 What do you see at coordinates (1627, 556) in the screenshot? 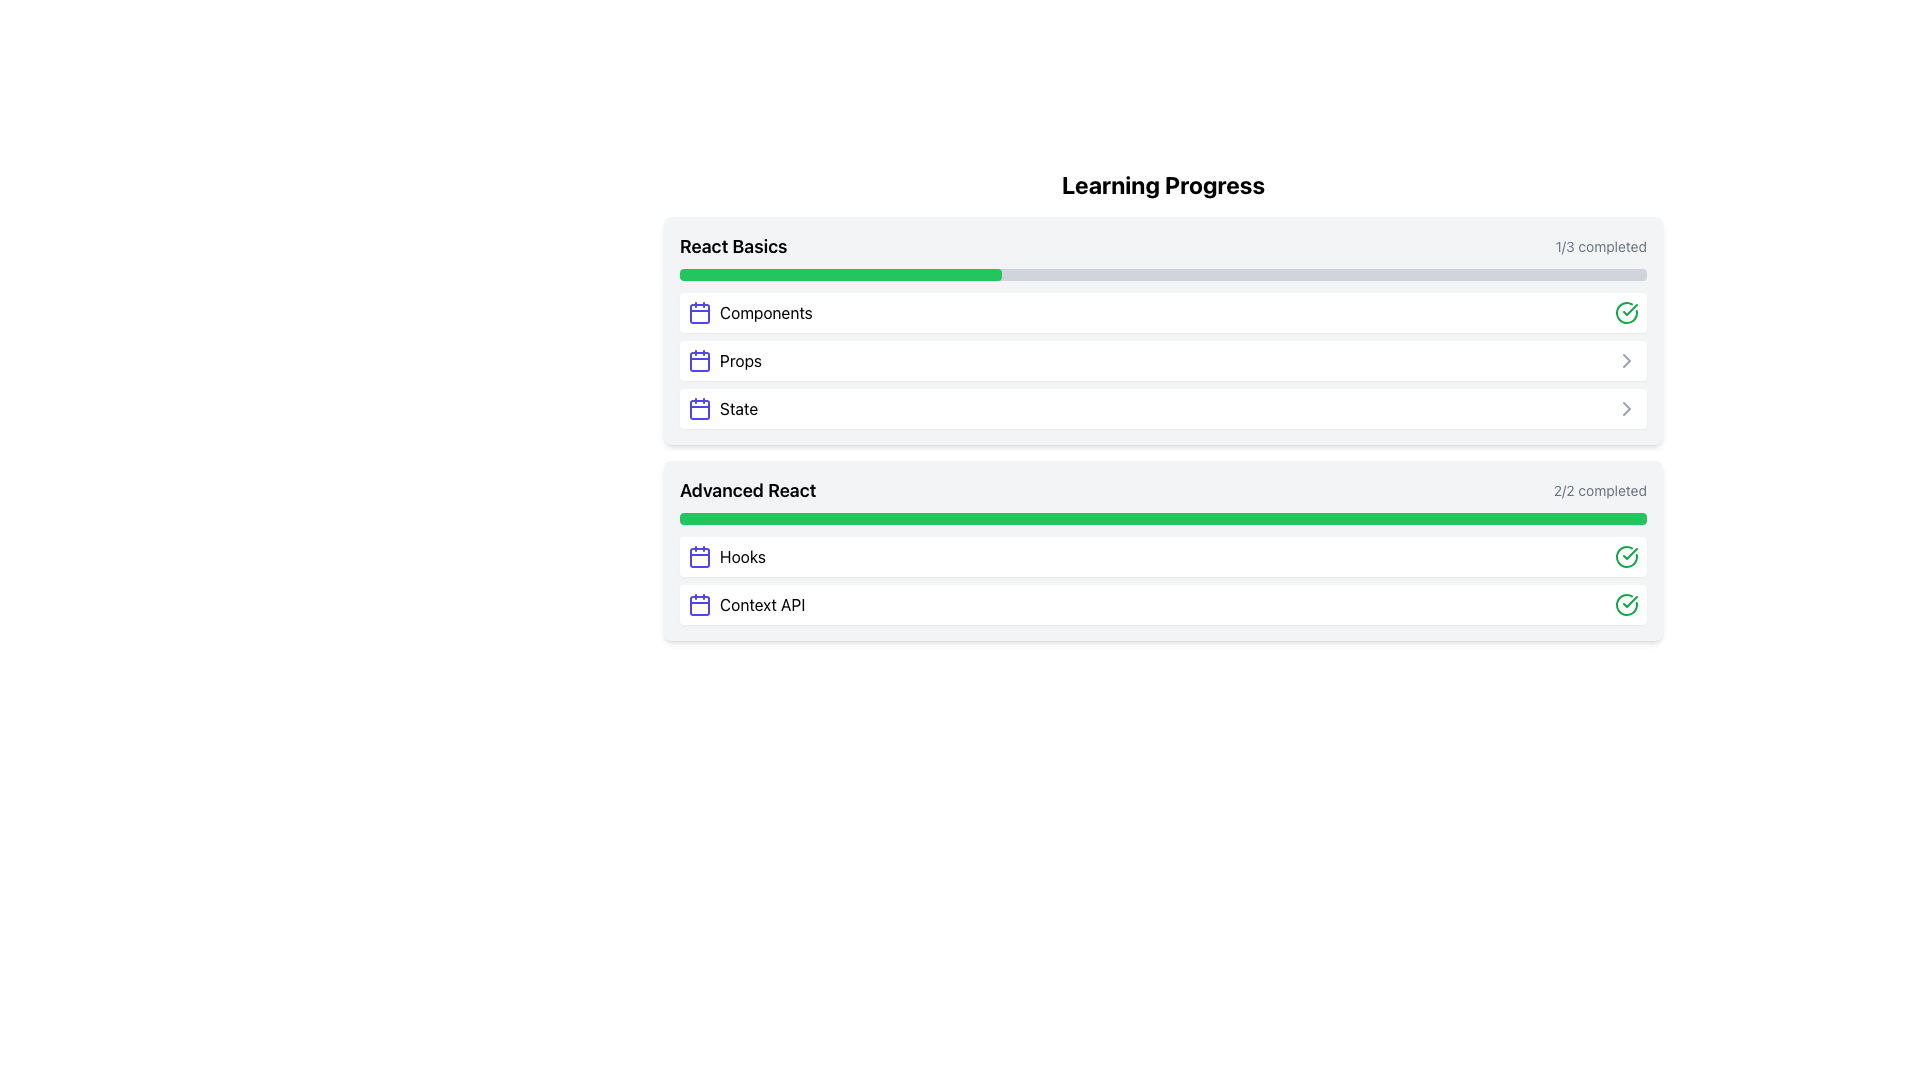
I see `the completion icon located to the right of the 'Hooks' label in the 'Advanced React' section, indicating that the Hooks module is completed` at bounding box center [1627, 556].